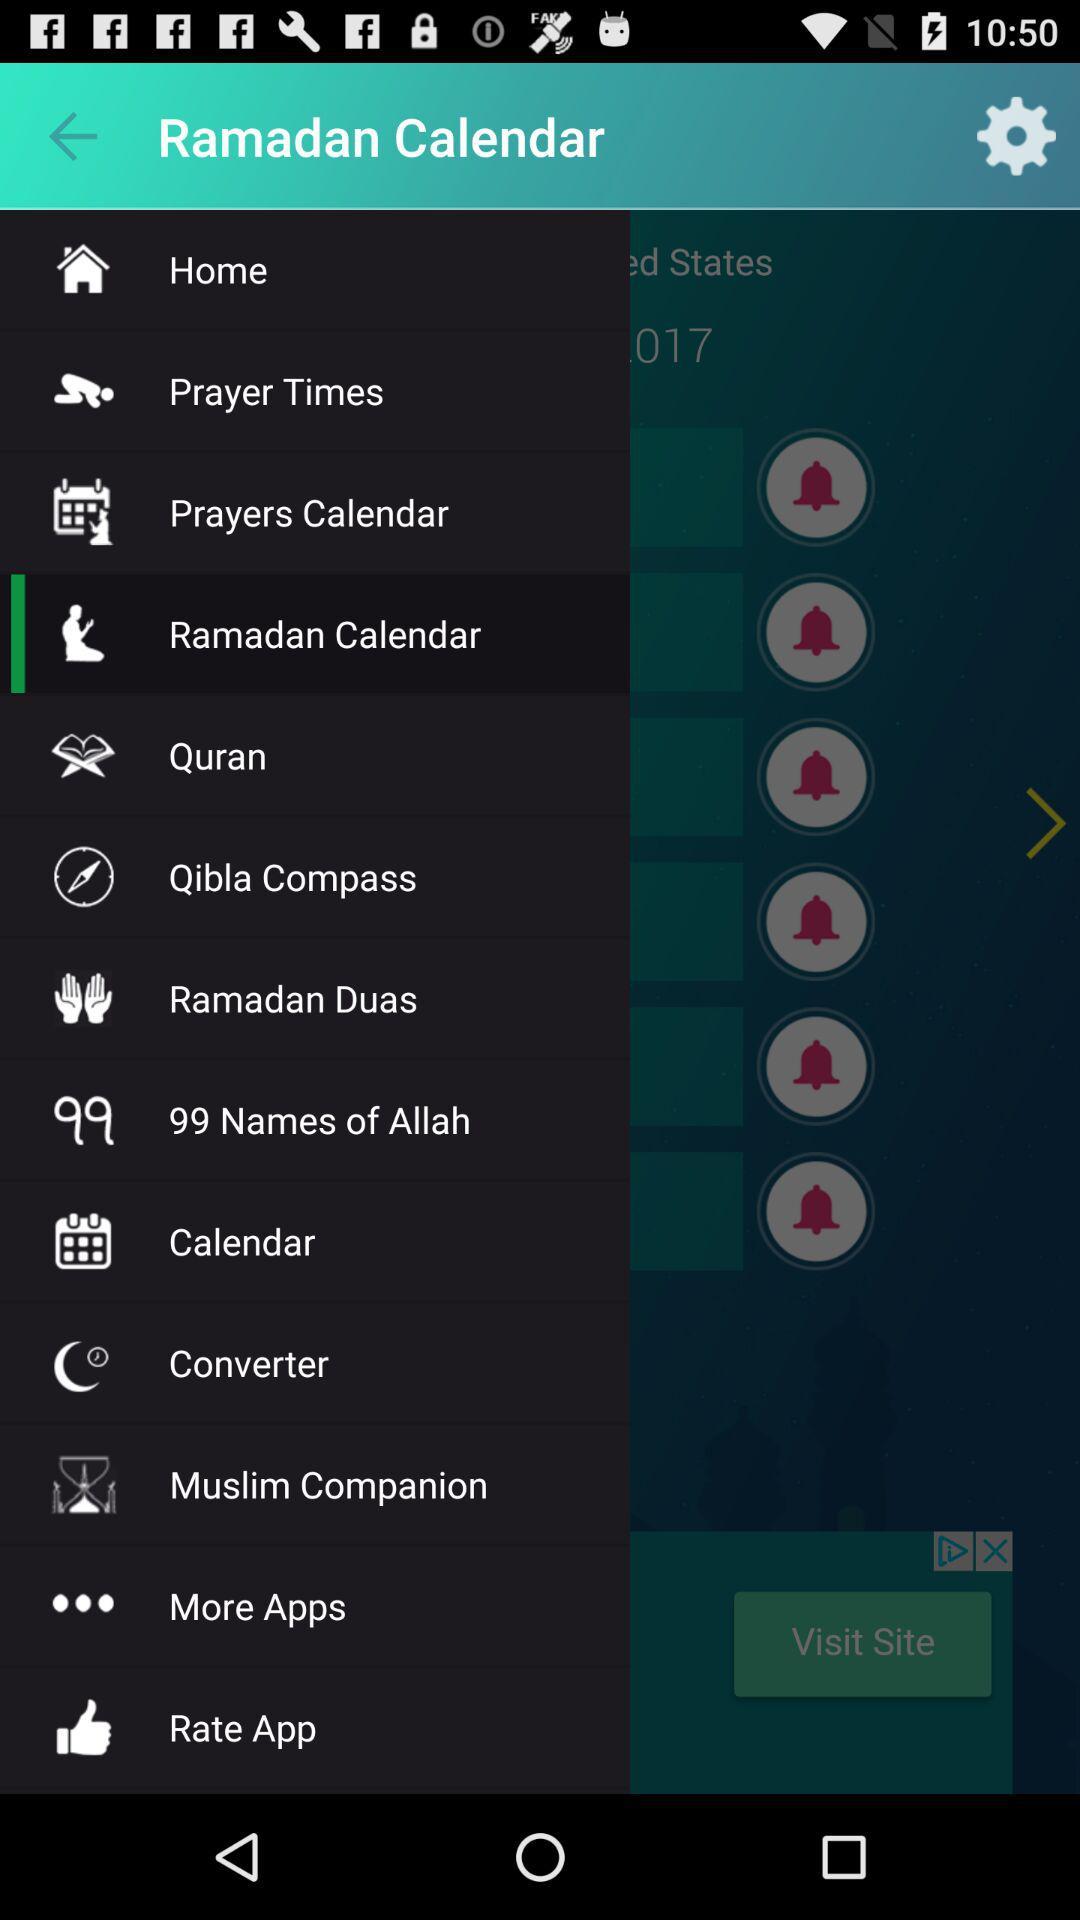  What do you see at coordinates (816, 521) in the screenshot?
I see `the notifications icon` at bounding box center [816, 521].